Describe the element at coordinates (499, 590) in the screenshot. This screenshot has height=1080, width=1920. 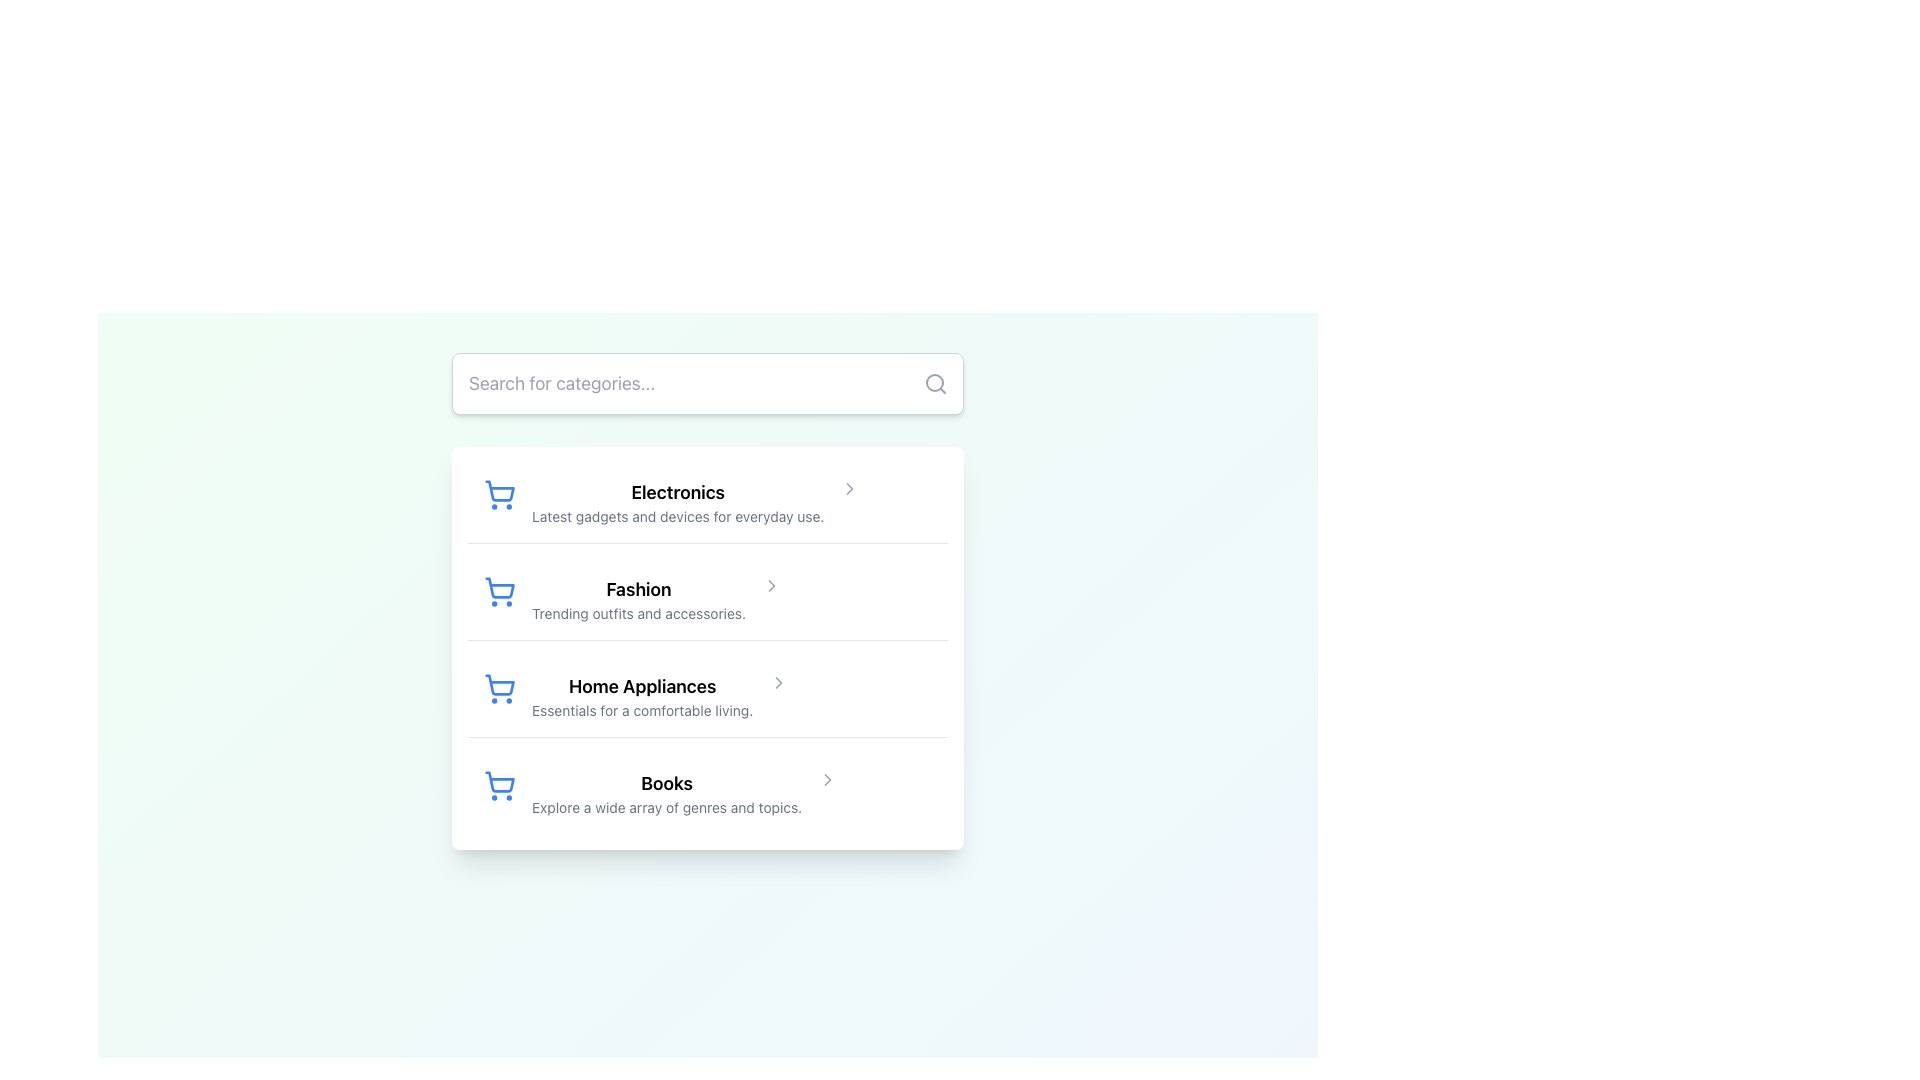
I see `the 'Fashion' category icon, which is the first graphical element in the second row of shopping categories, positioned to the left of the text descriptions` at that location.